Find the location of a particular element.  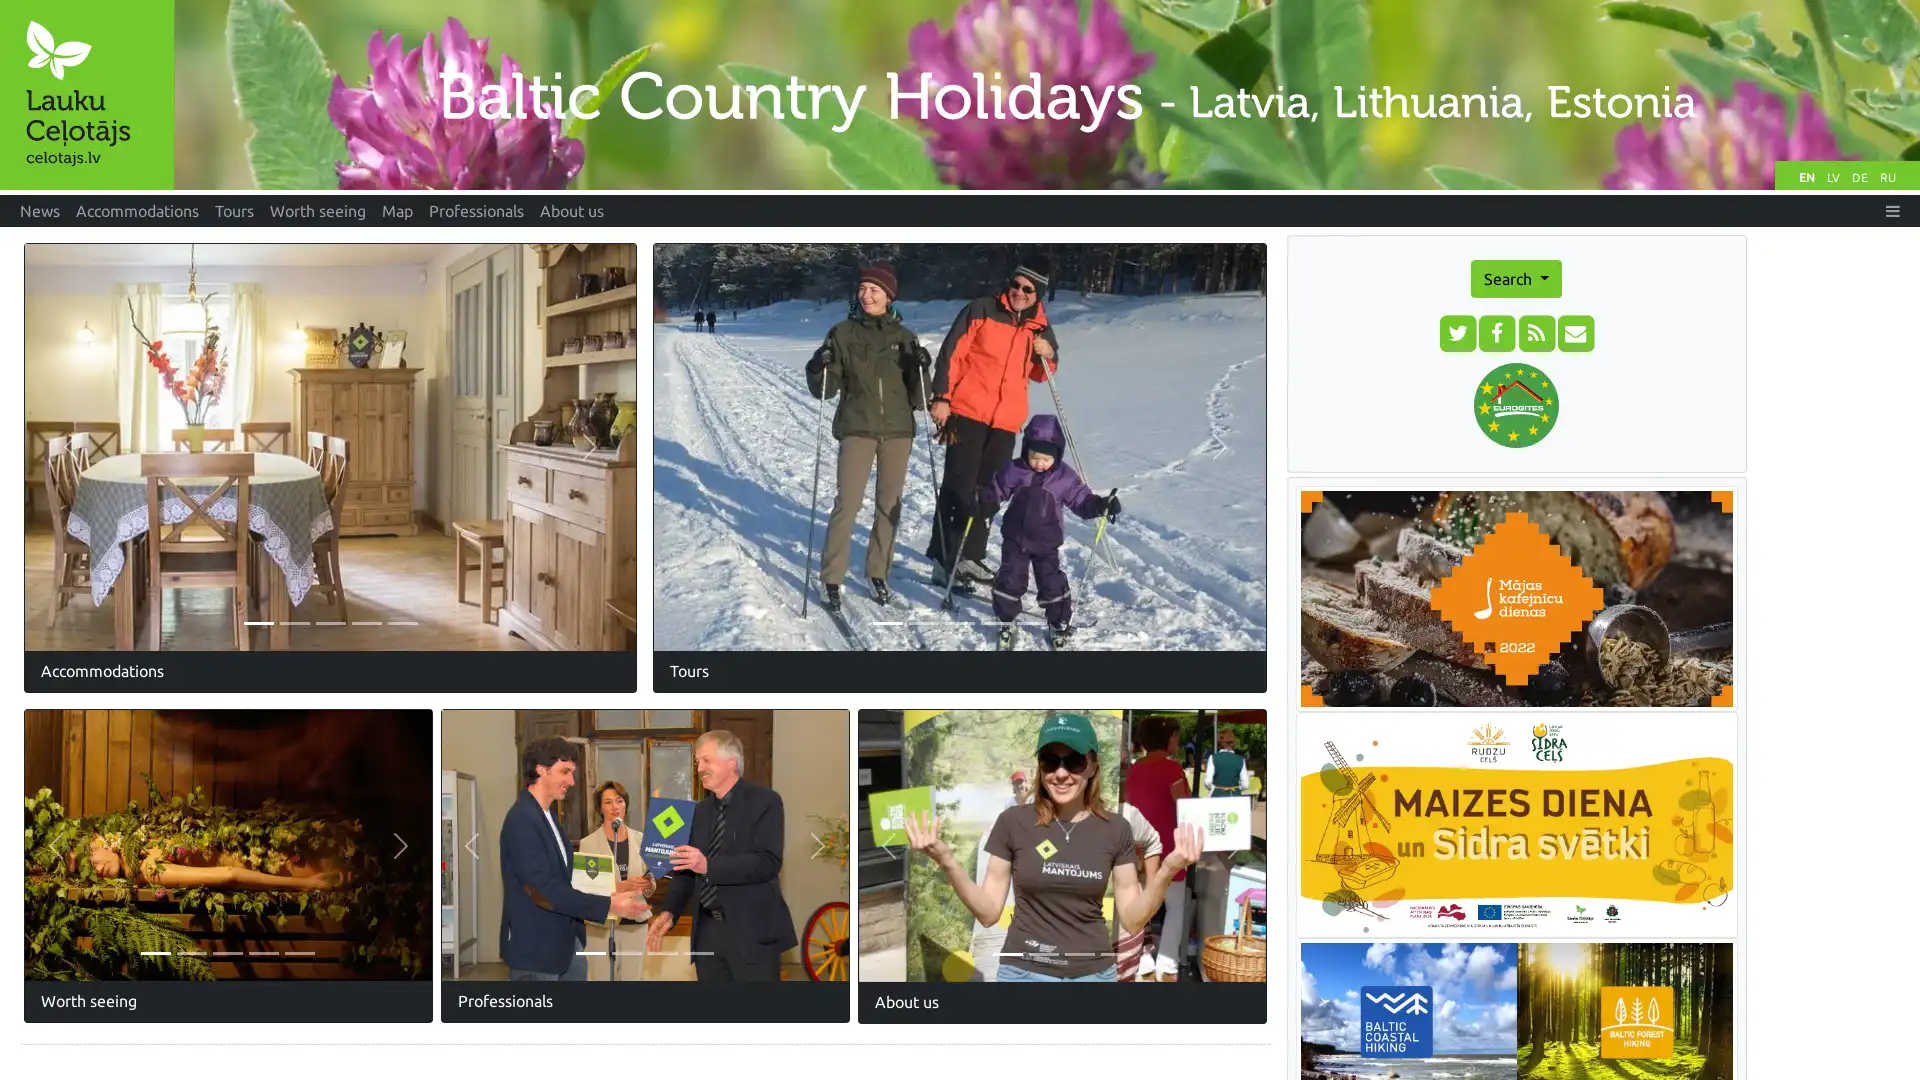

Previous is located at coordinates (700, 446).